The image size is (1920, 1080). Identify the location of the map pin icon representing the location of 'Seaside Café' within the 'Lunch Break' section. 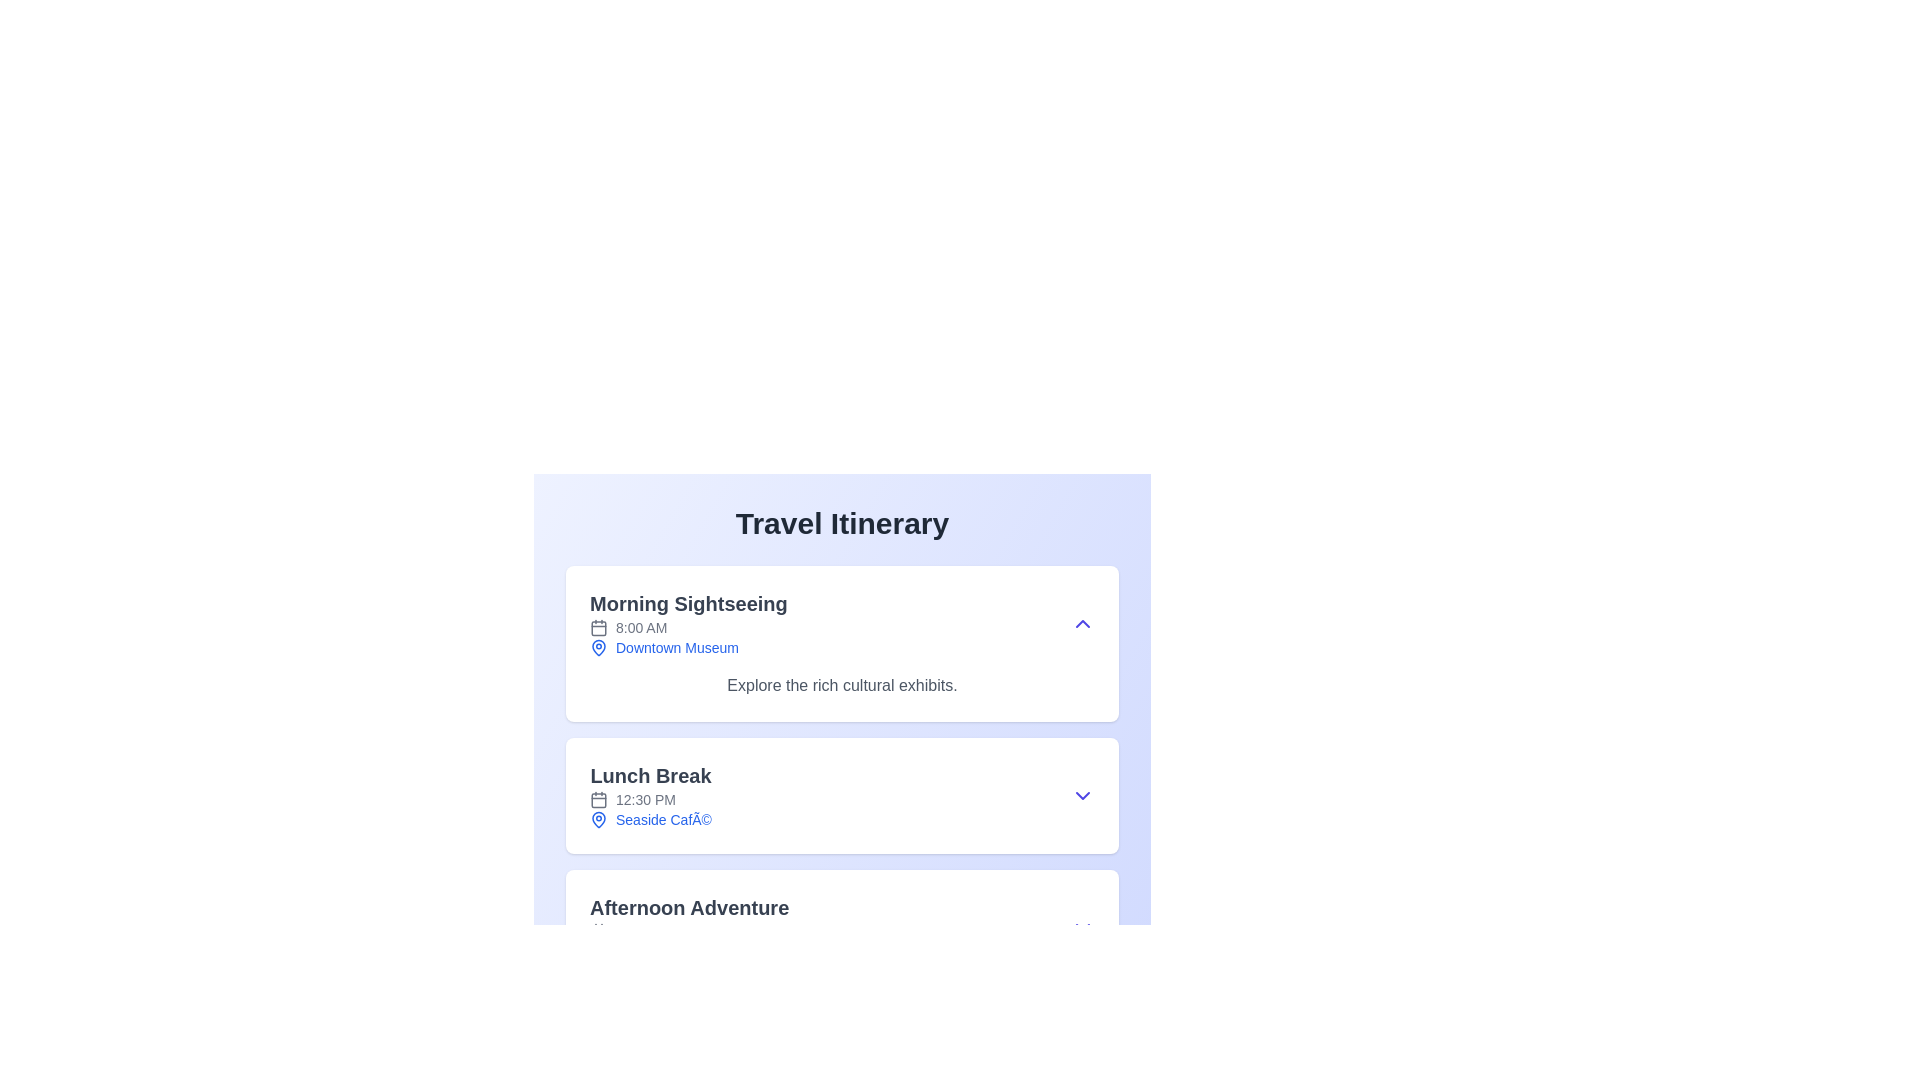
(598, 820).